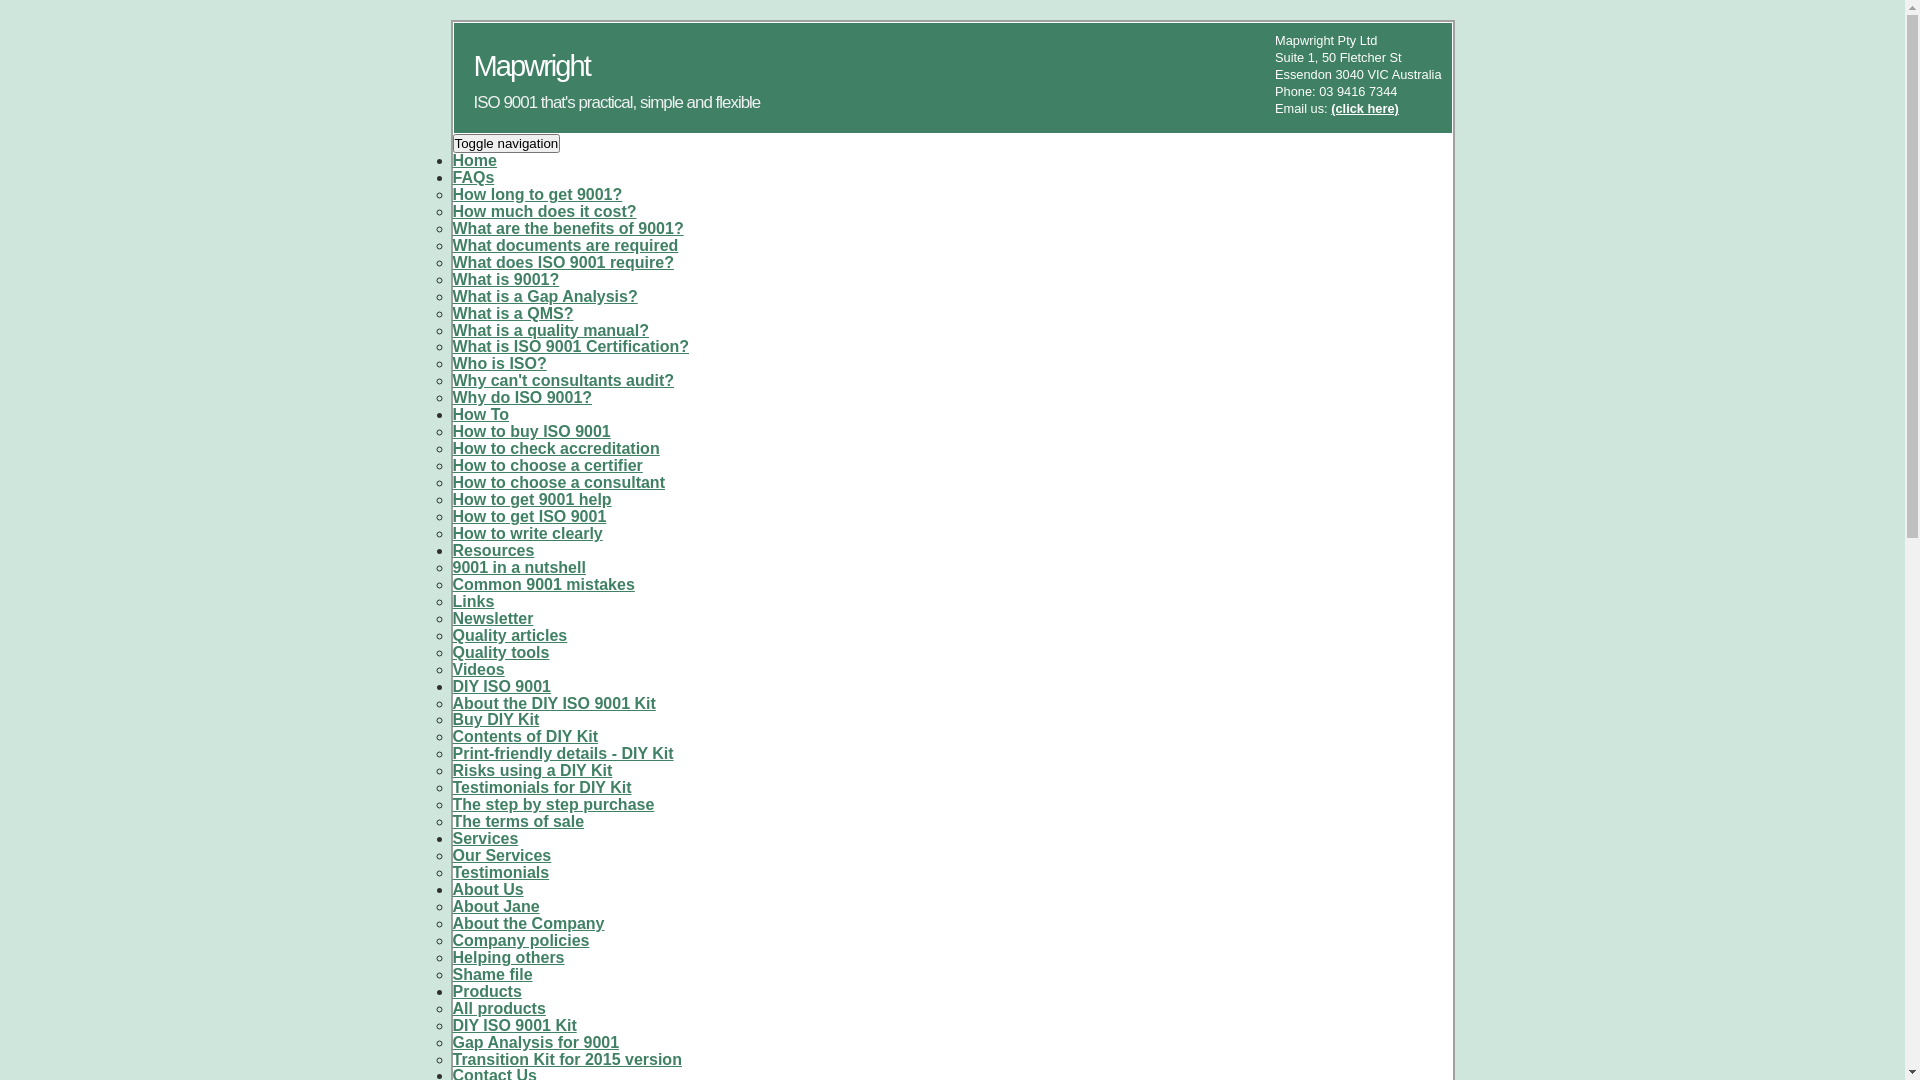 The image size is (1920, 1080). I want to click on 'Print-friendly details - DIY Kit', so click(561, 753).